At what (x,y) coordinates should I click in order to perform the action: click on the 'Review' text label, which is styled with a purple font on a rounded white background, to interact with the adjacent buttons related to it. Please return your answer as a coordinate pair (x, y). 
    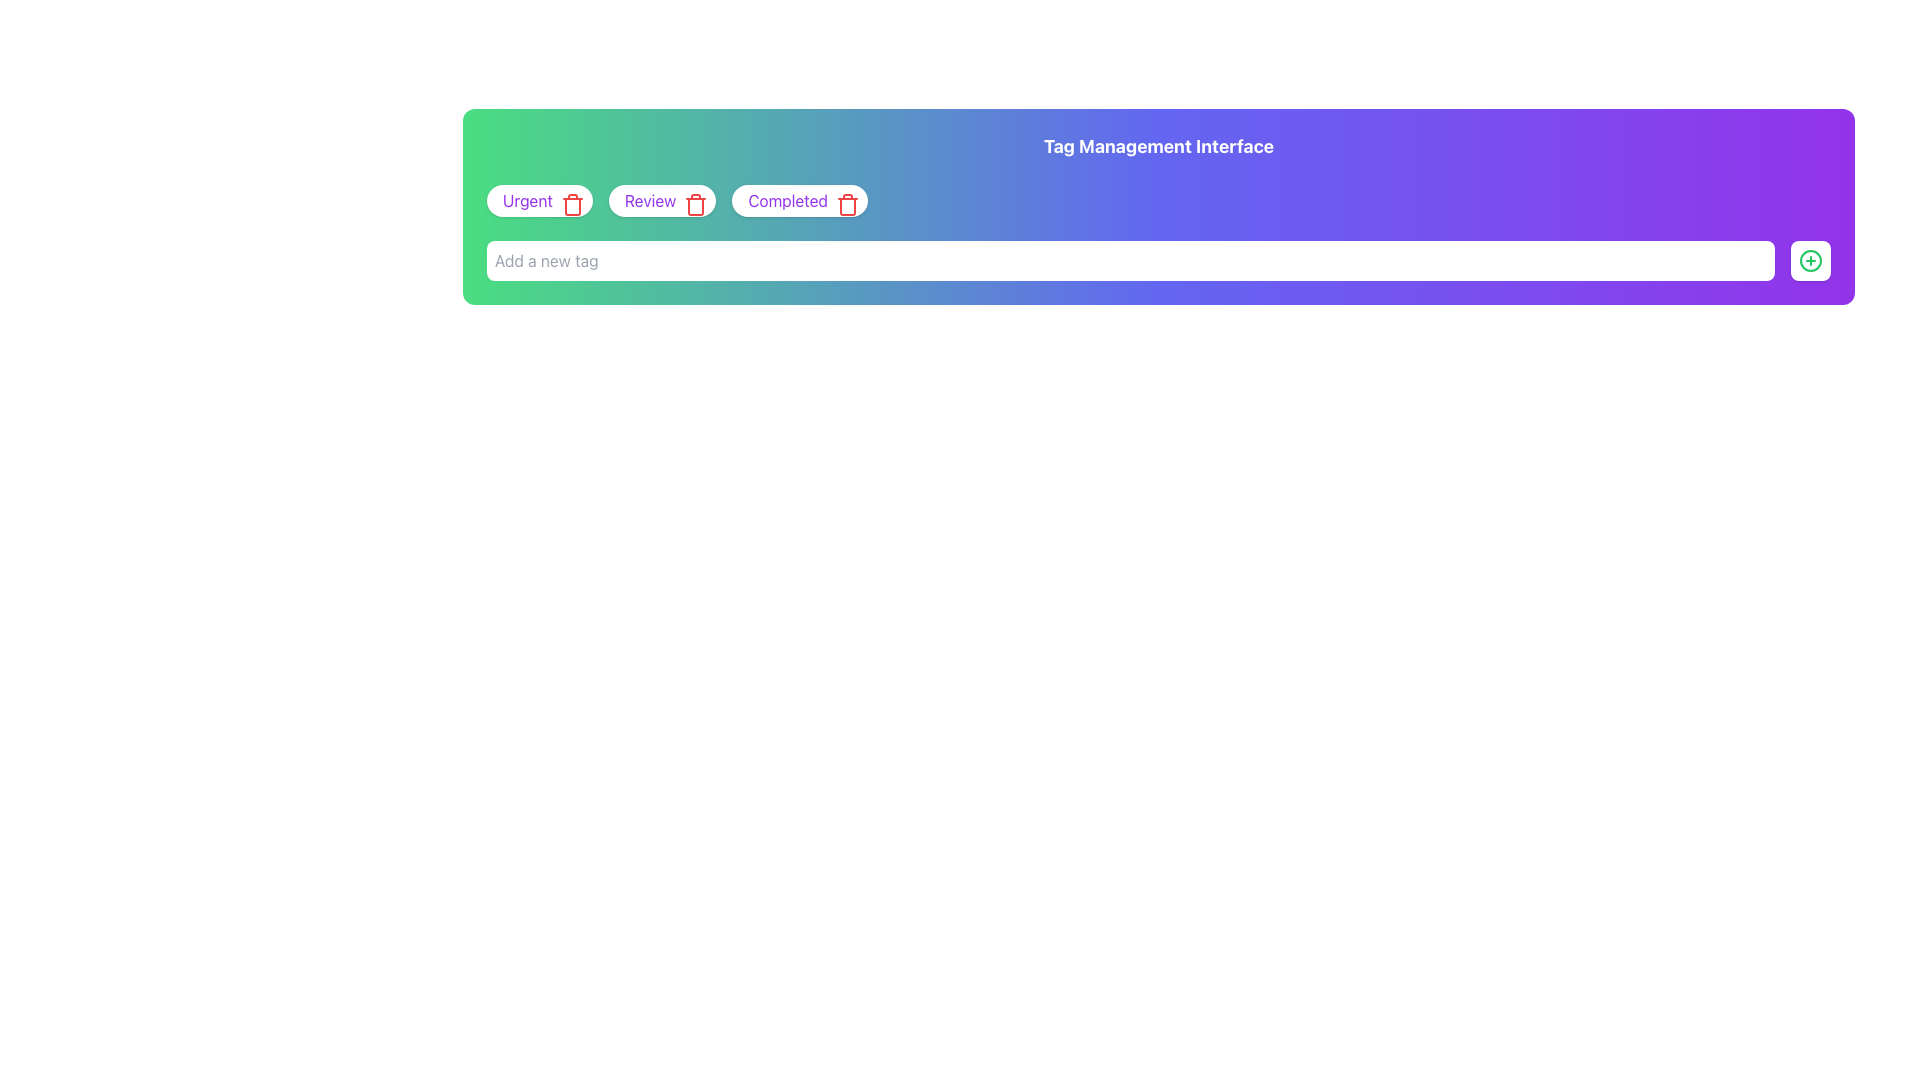
    Looking at the image, I should click on (650, 200).